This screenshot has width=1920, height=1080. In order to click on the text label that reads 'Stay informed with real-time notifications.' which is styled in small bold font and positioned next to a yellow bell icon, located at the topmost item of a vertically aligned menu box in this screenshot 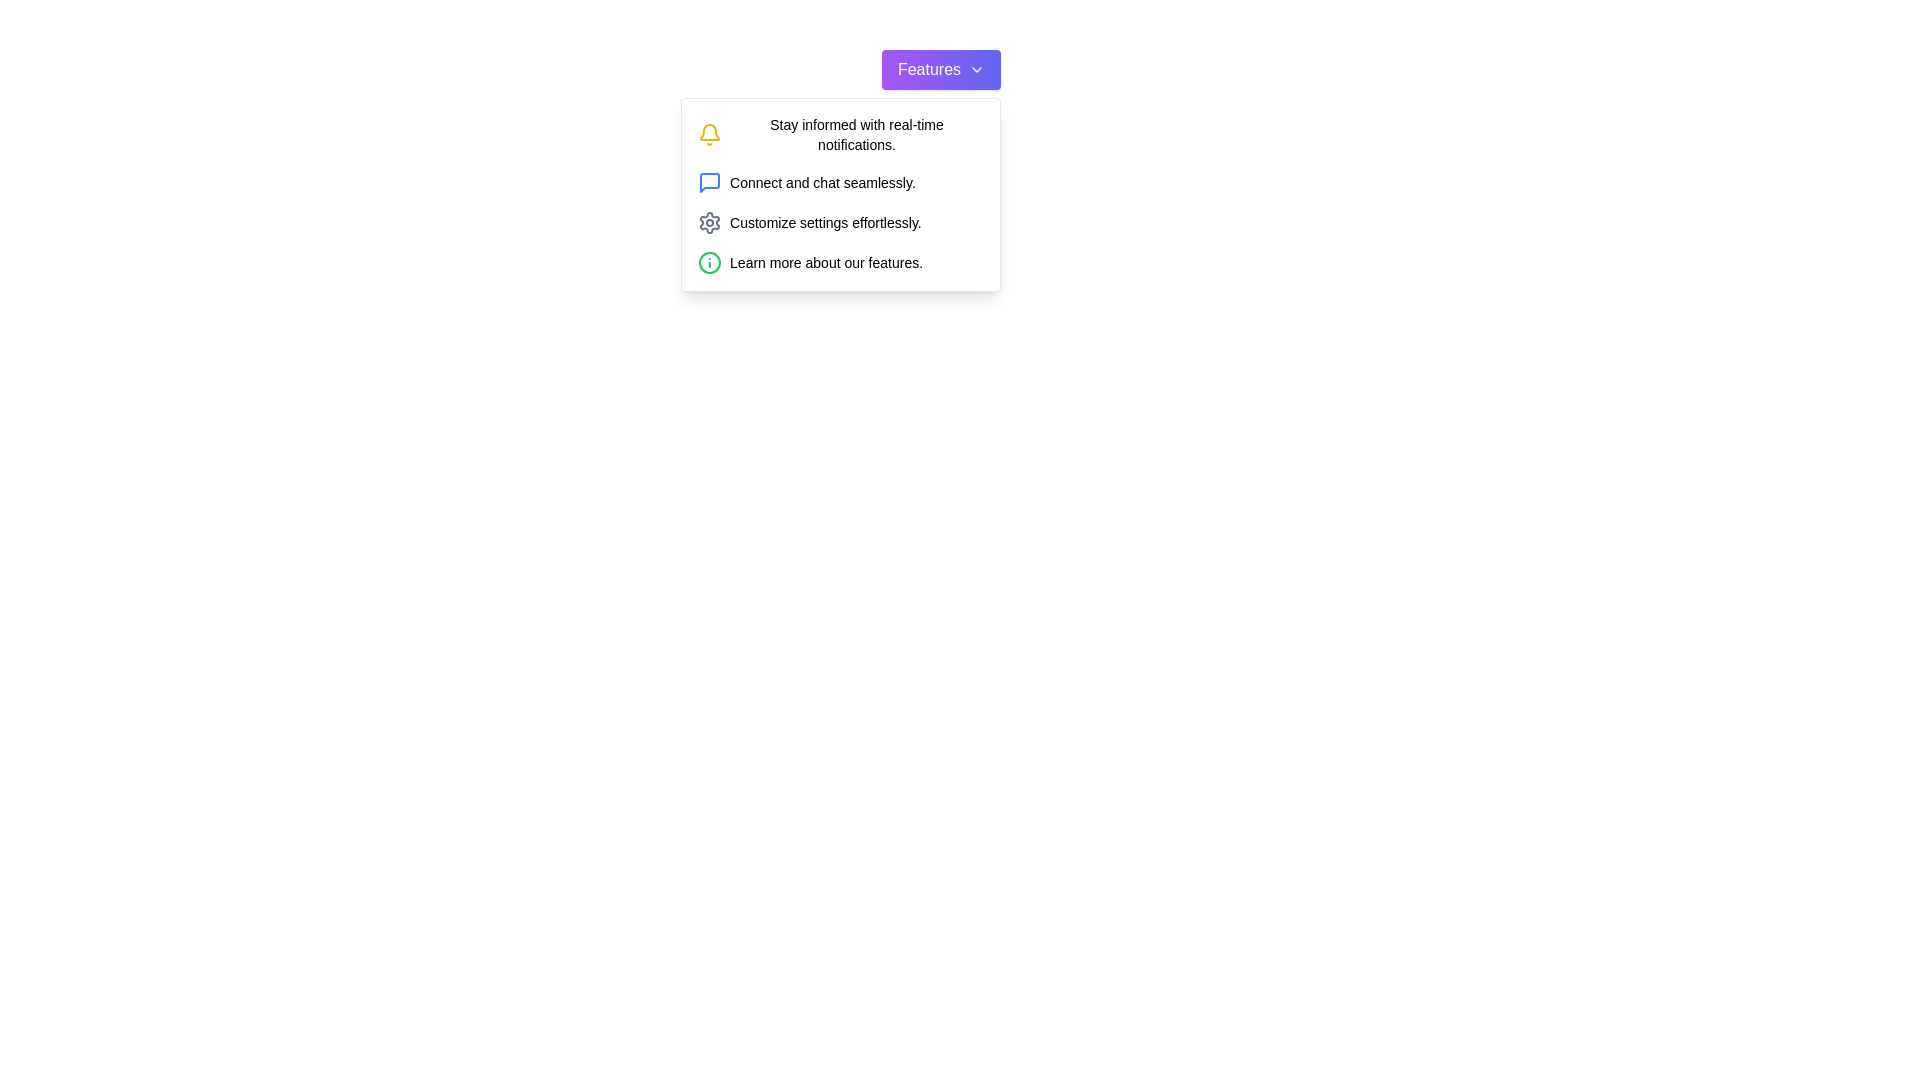, I will do `click(857, 135)`.